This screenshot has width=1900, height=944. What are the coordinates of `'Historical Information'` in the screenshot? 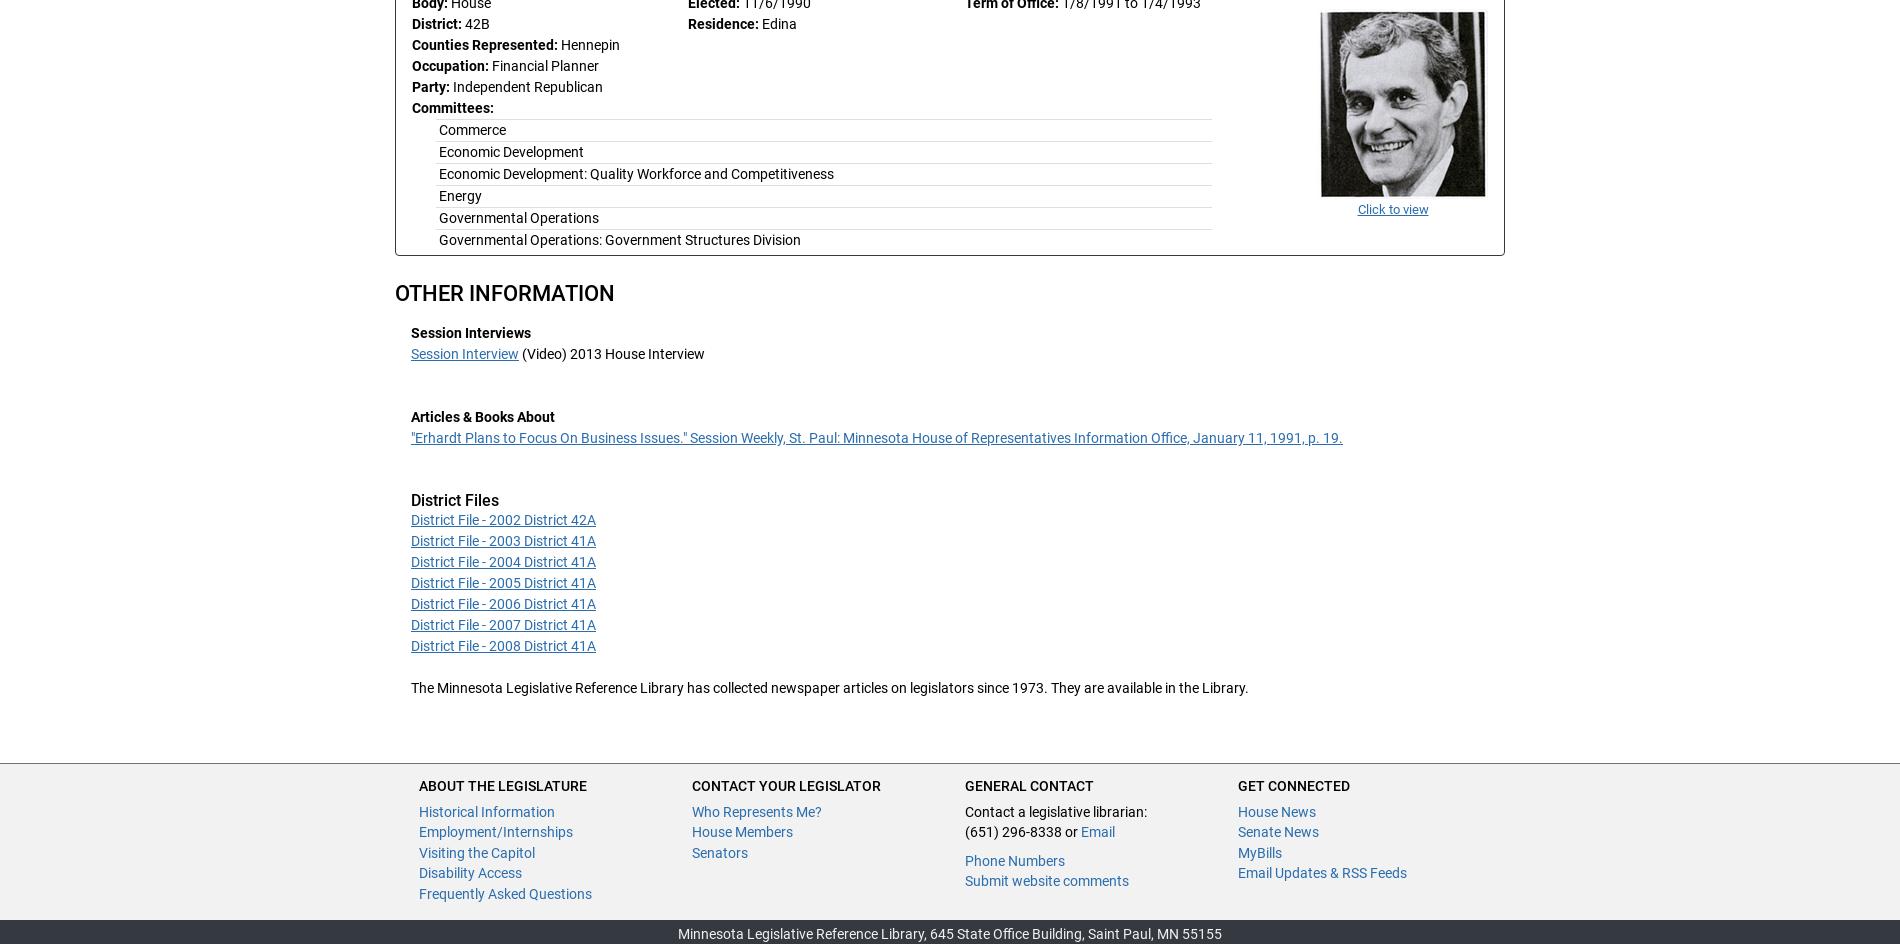 It's located at (486, 809).